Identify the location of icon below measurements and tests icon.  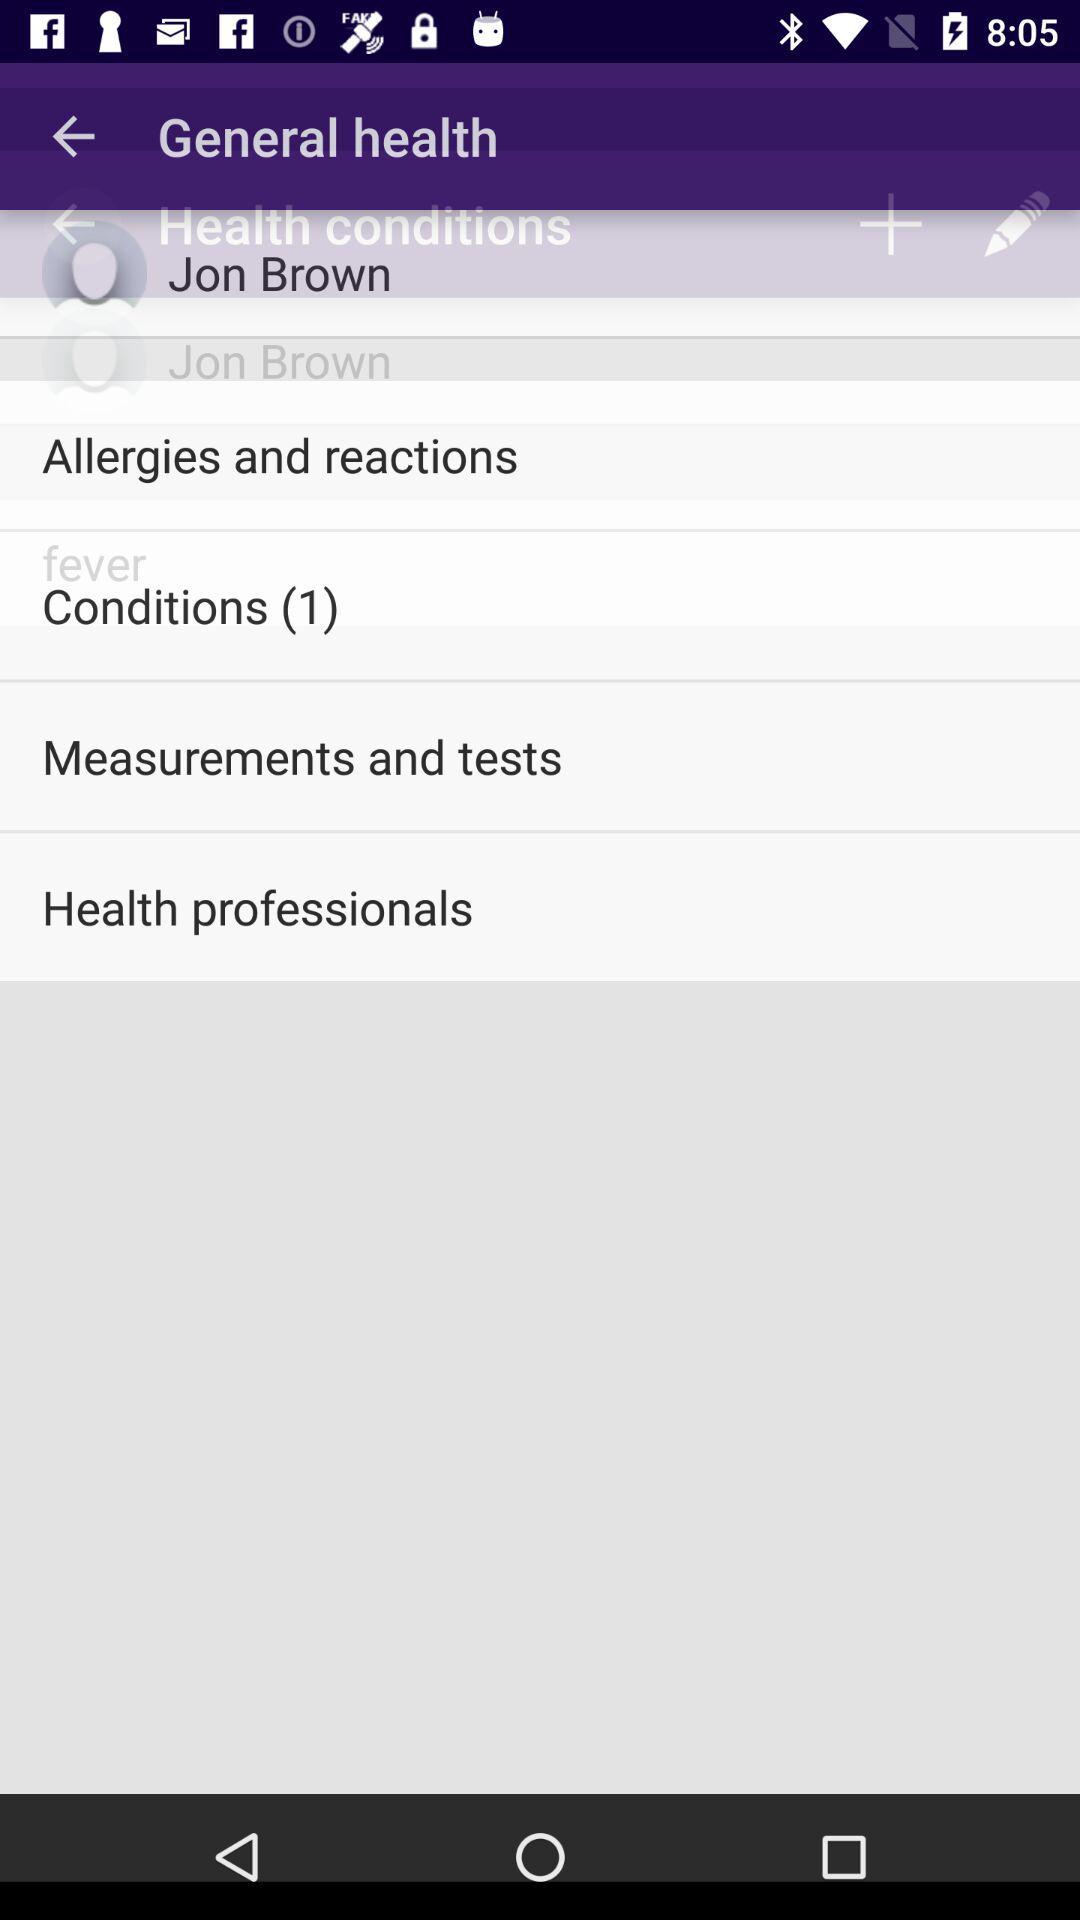
(540, 906).